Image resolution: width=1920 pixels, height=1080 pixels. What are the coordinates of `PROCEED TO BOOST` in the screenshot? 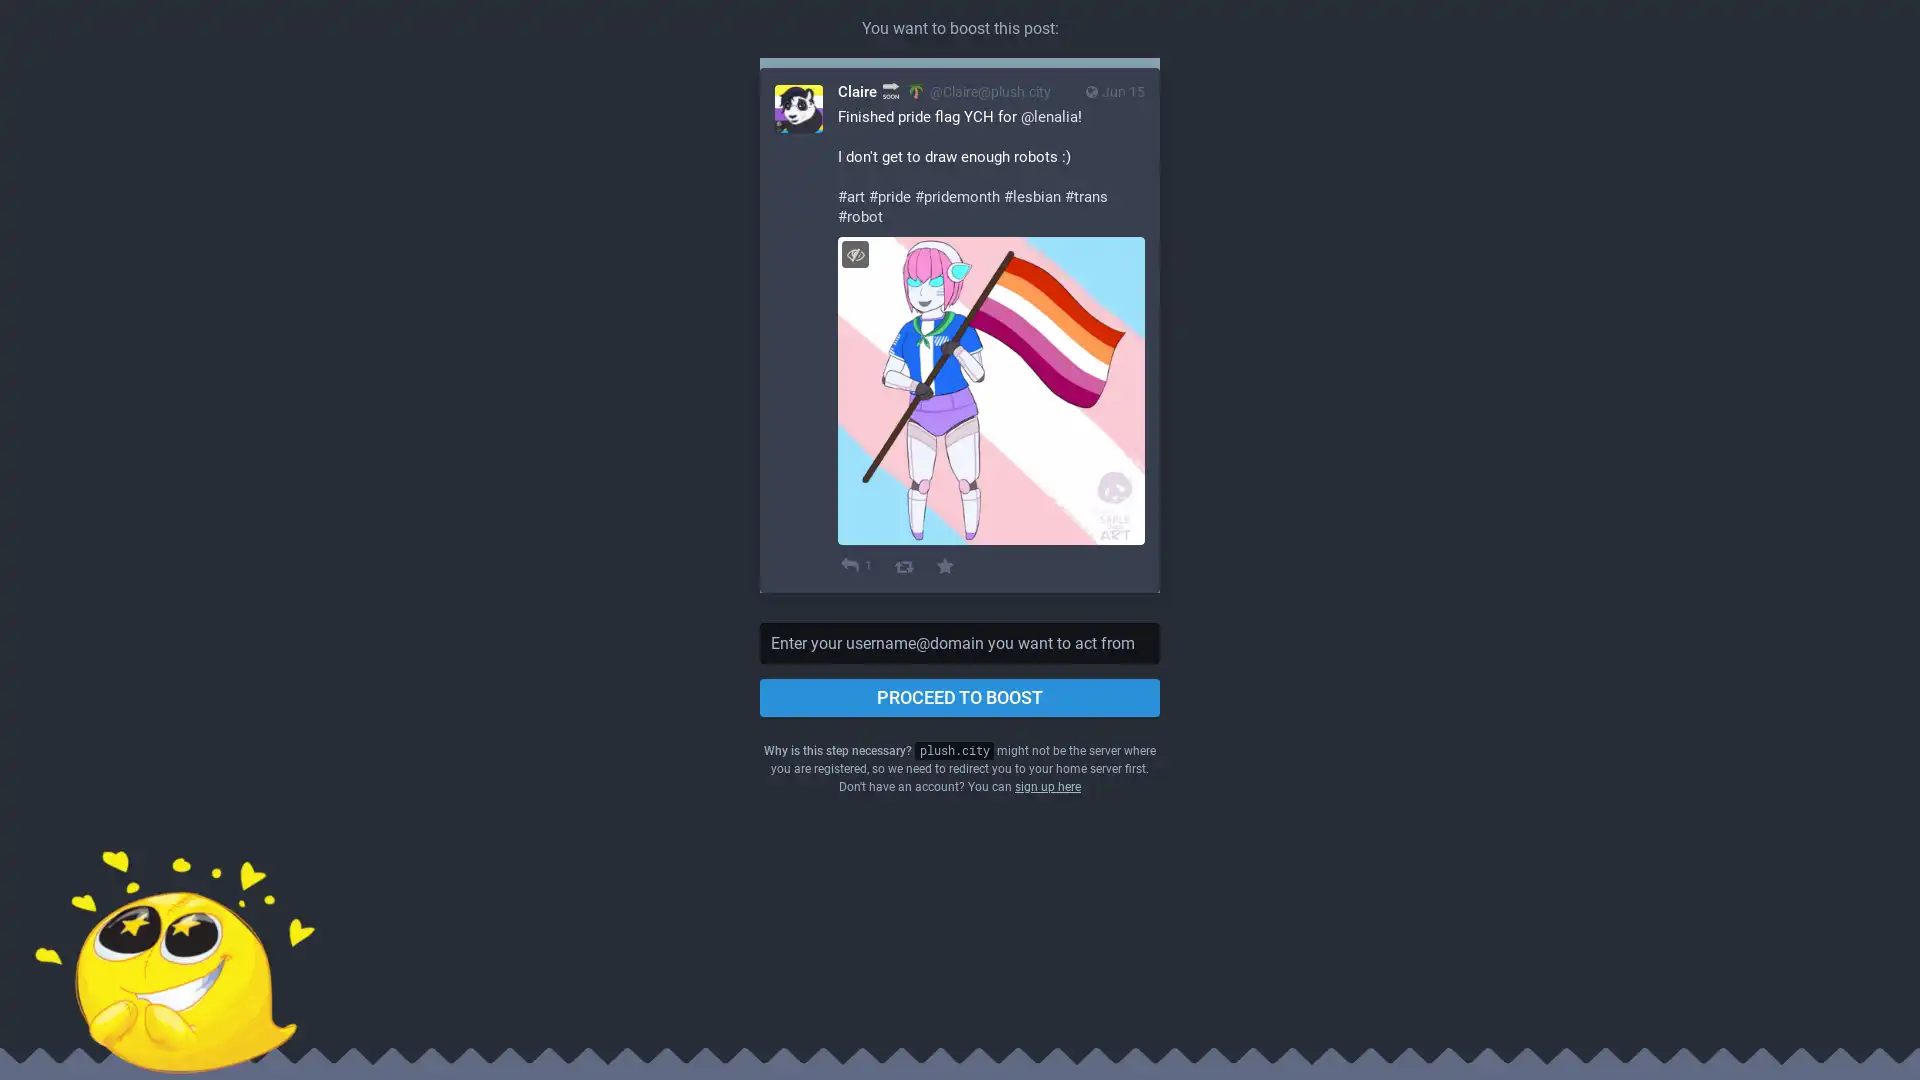 It's located at (960, 696).